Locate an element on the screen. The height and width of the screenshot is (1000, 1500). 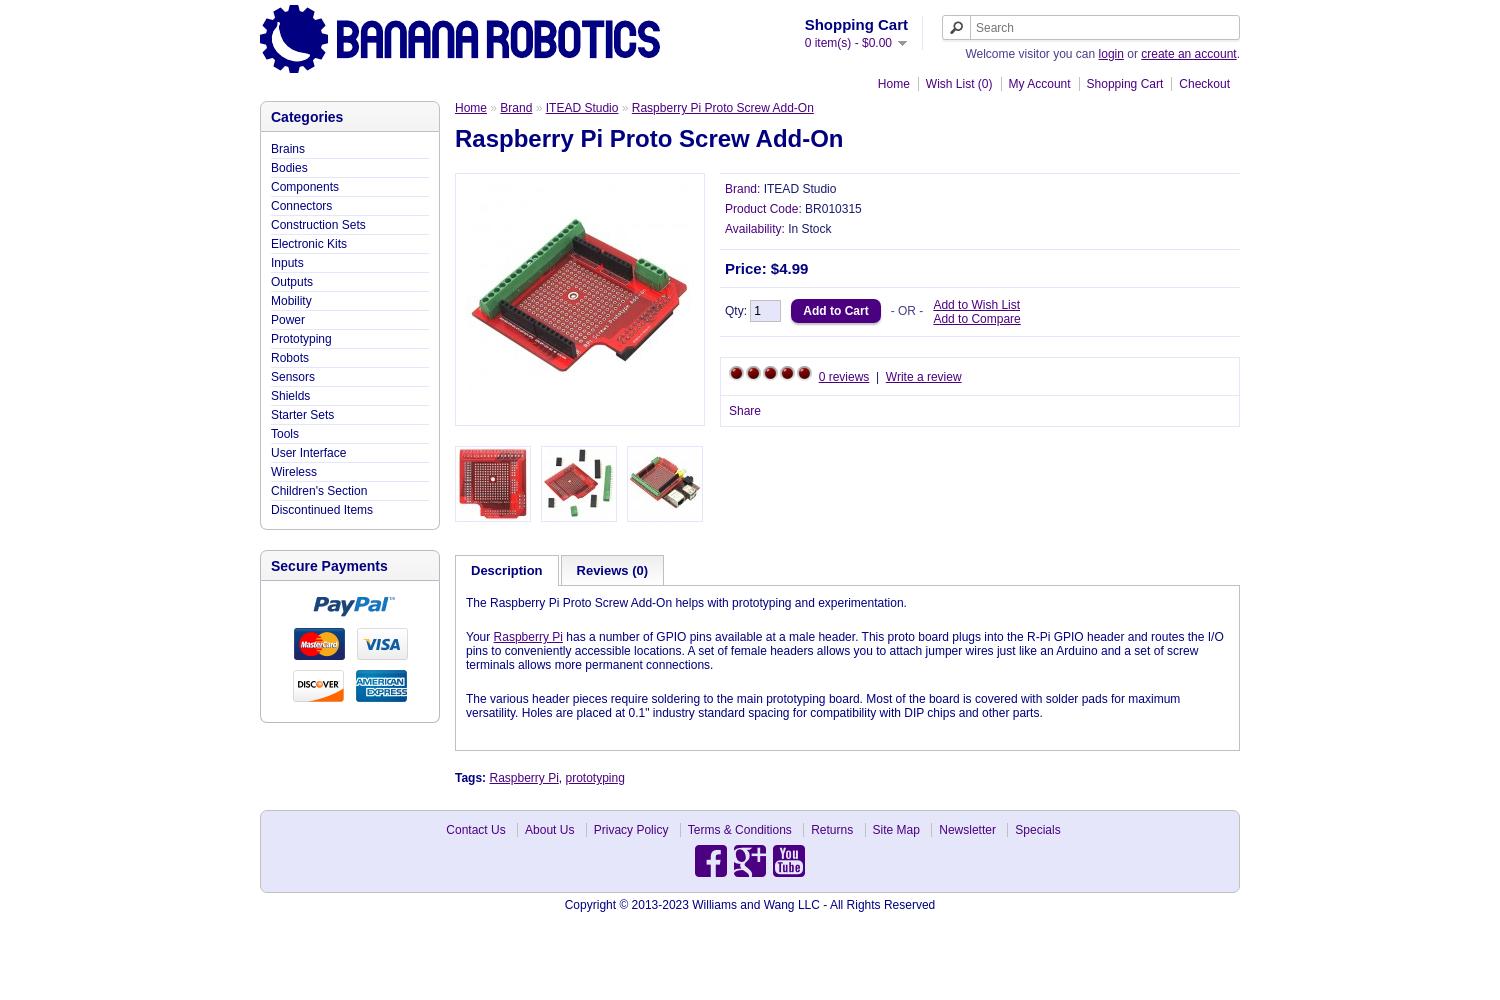
'Connectors' is located at coordinates (271, 205).